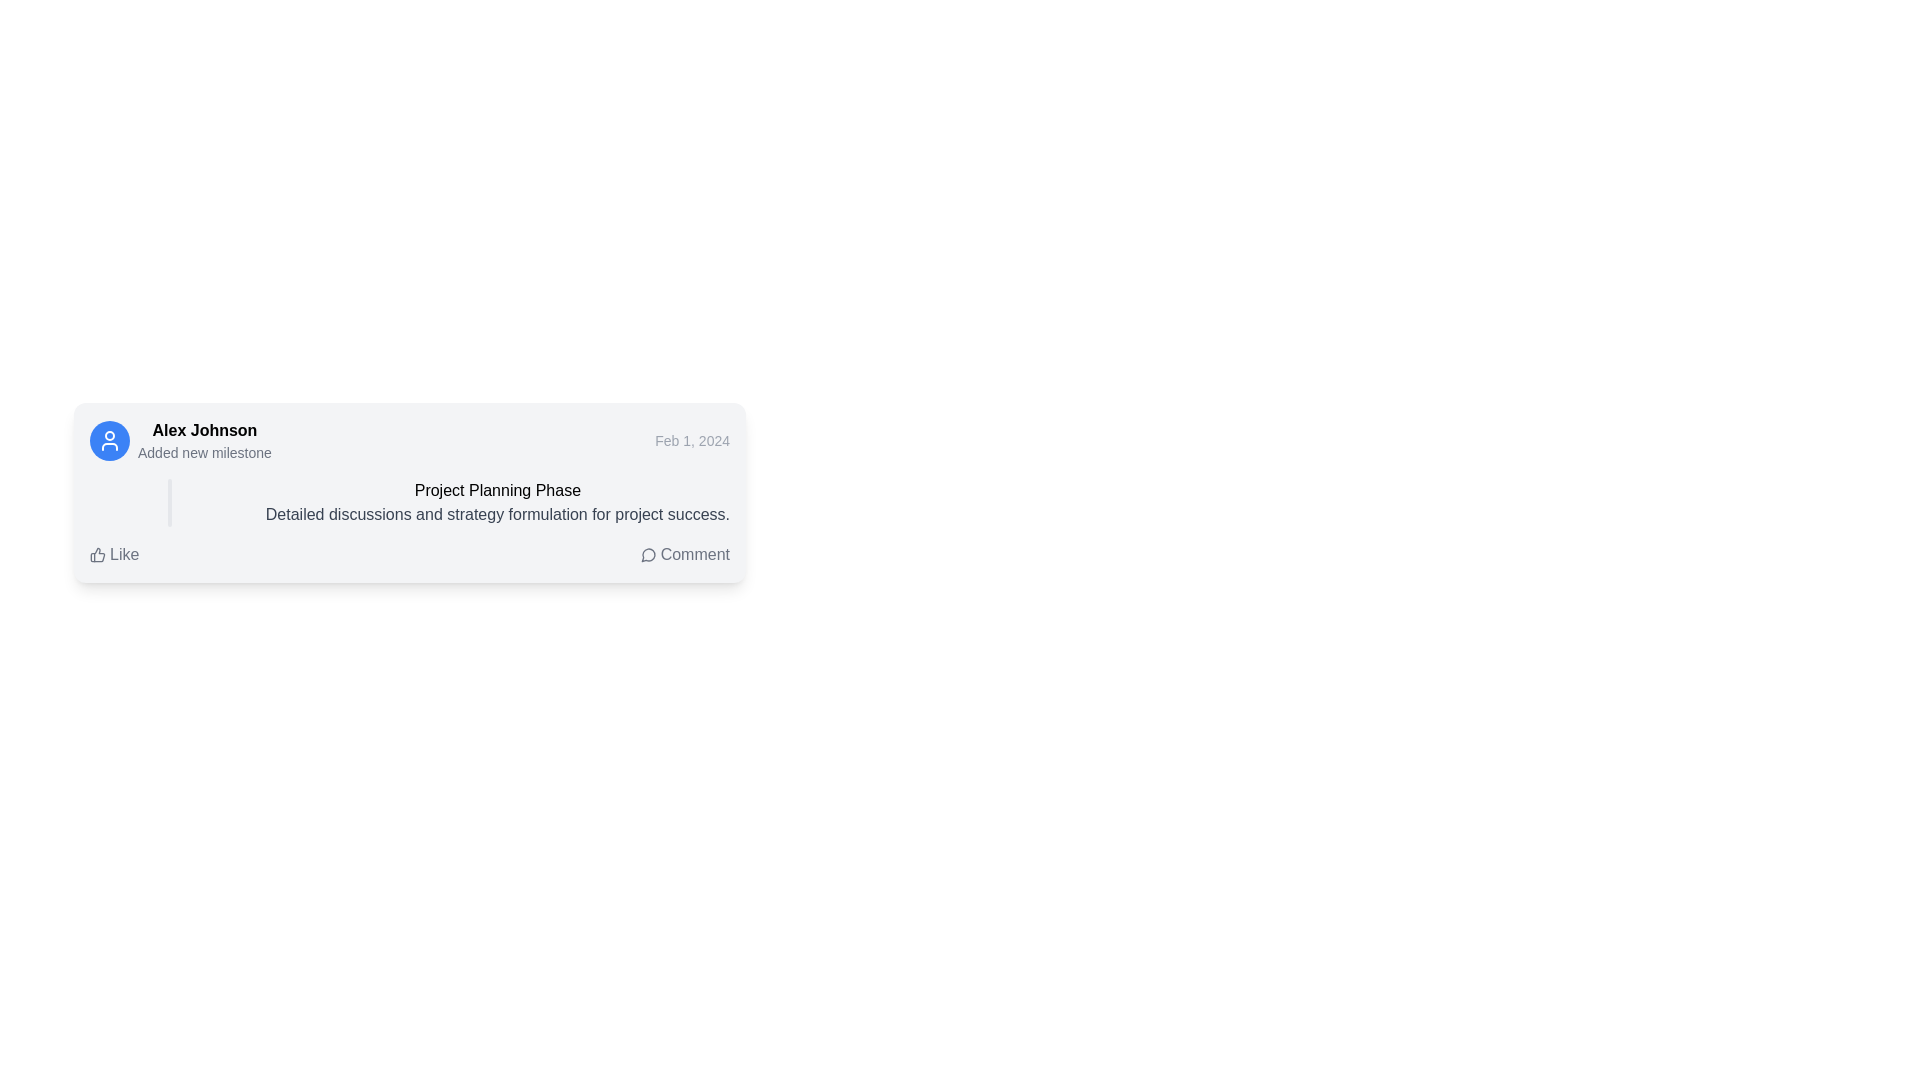 The image size is (1920, 1080). Describe the element at coordinates (204, 439) in the screenshot. I see `the text label displaying 'Alex Johnson' followed by 'Added new milestone', located next to the blue circular user profile icon in the top-left section of the card` at that location.